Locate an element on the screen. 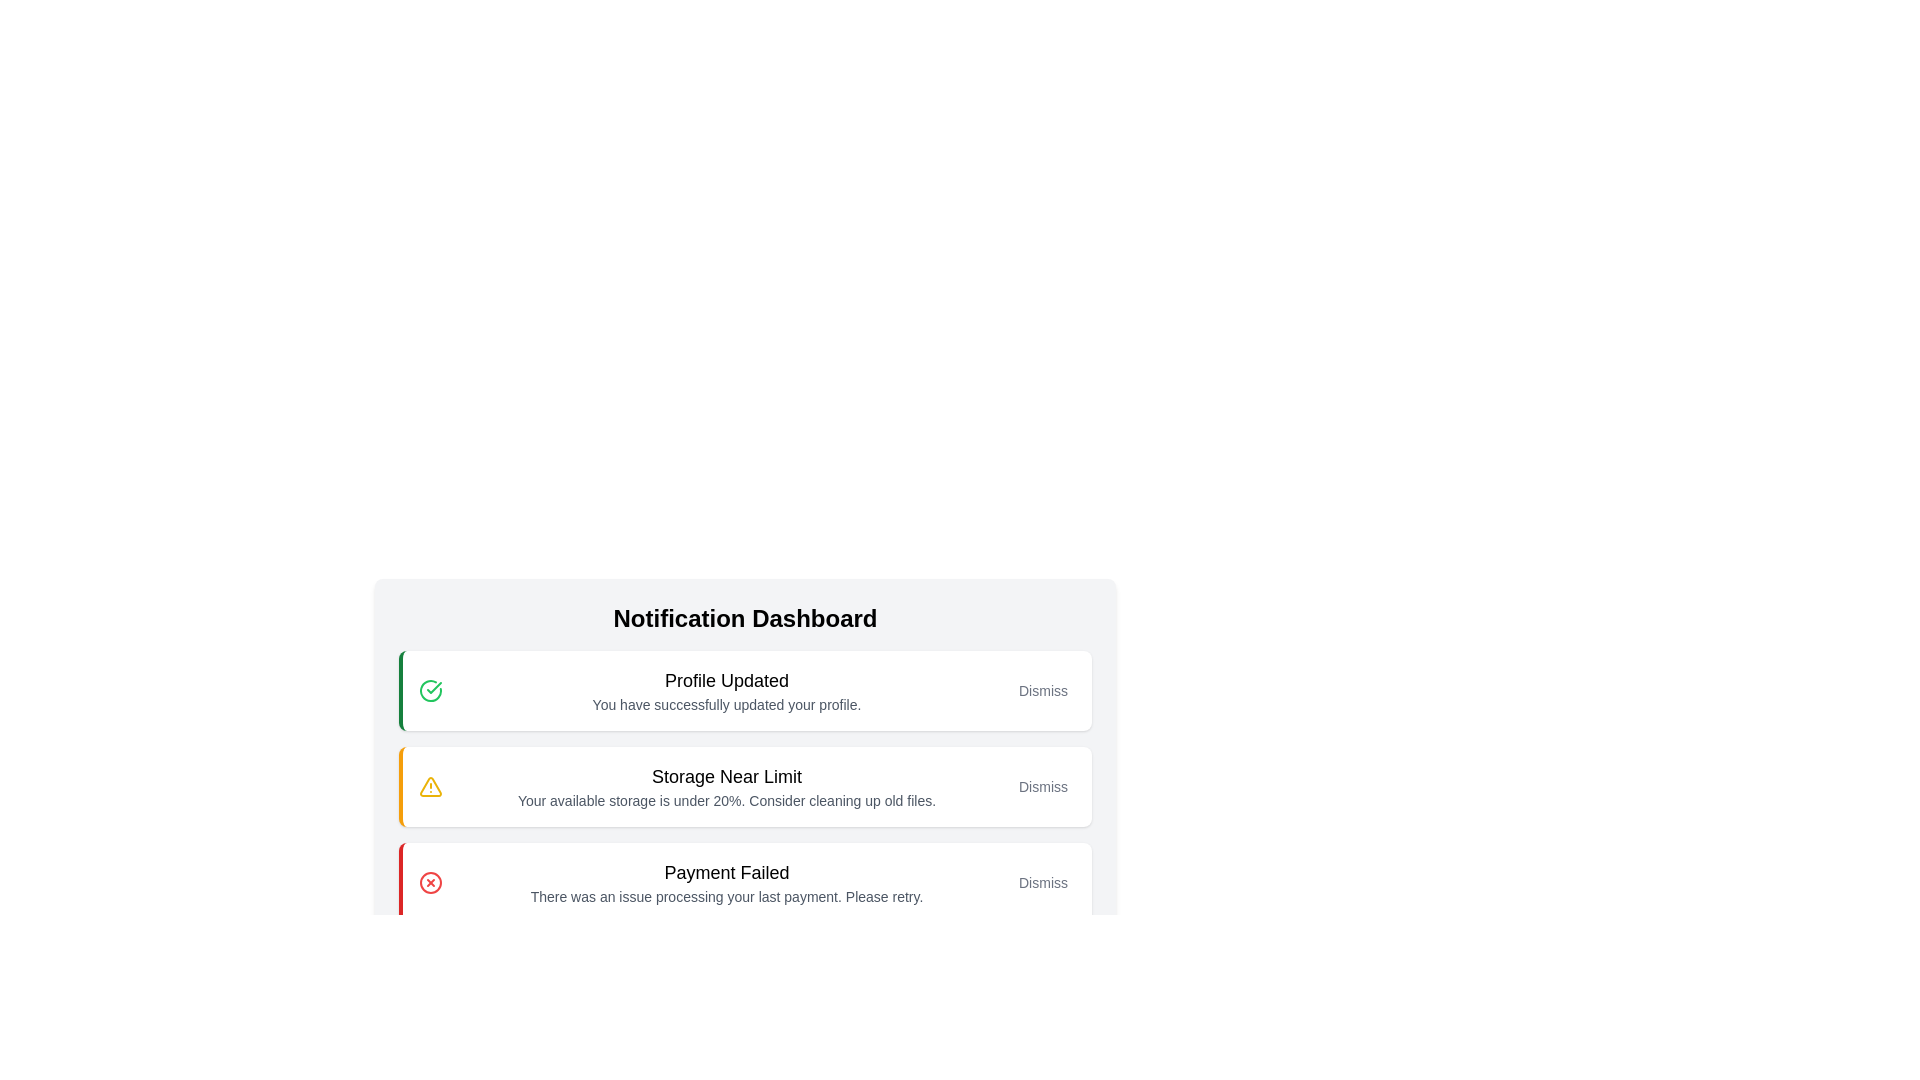  the bold, large-sized text label reading 'Notification Dashboard' at the top of the notification panel is located at coordinates (744, 617).